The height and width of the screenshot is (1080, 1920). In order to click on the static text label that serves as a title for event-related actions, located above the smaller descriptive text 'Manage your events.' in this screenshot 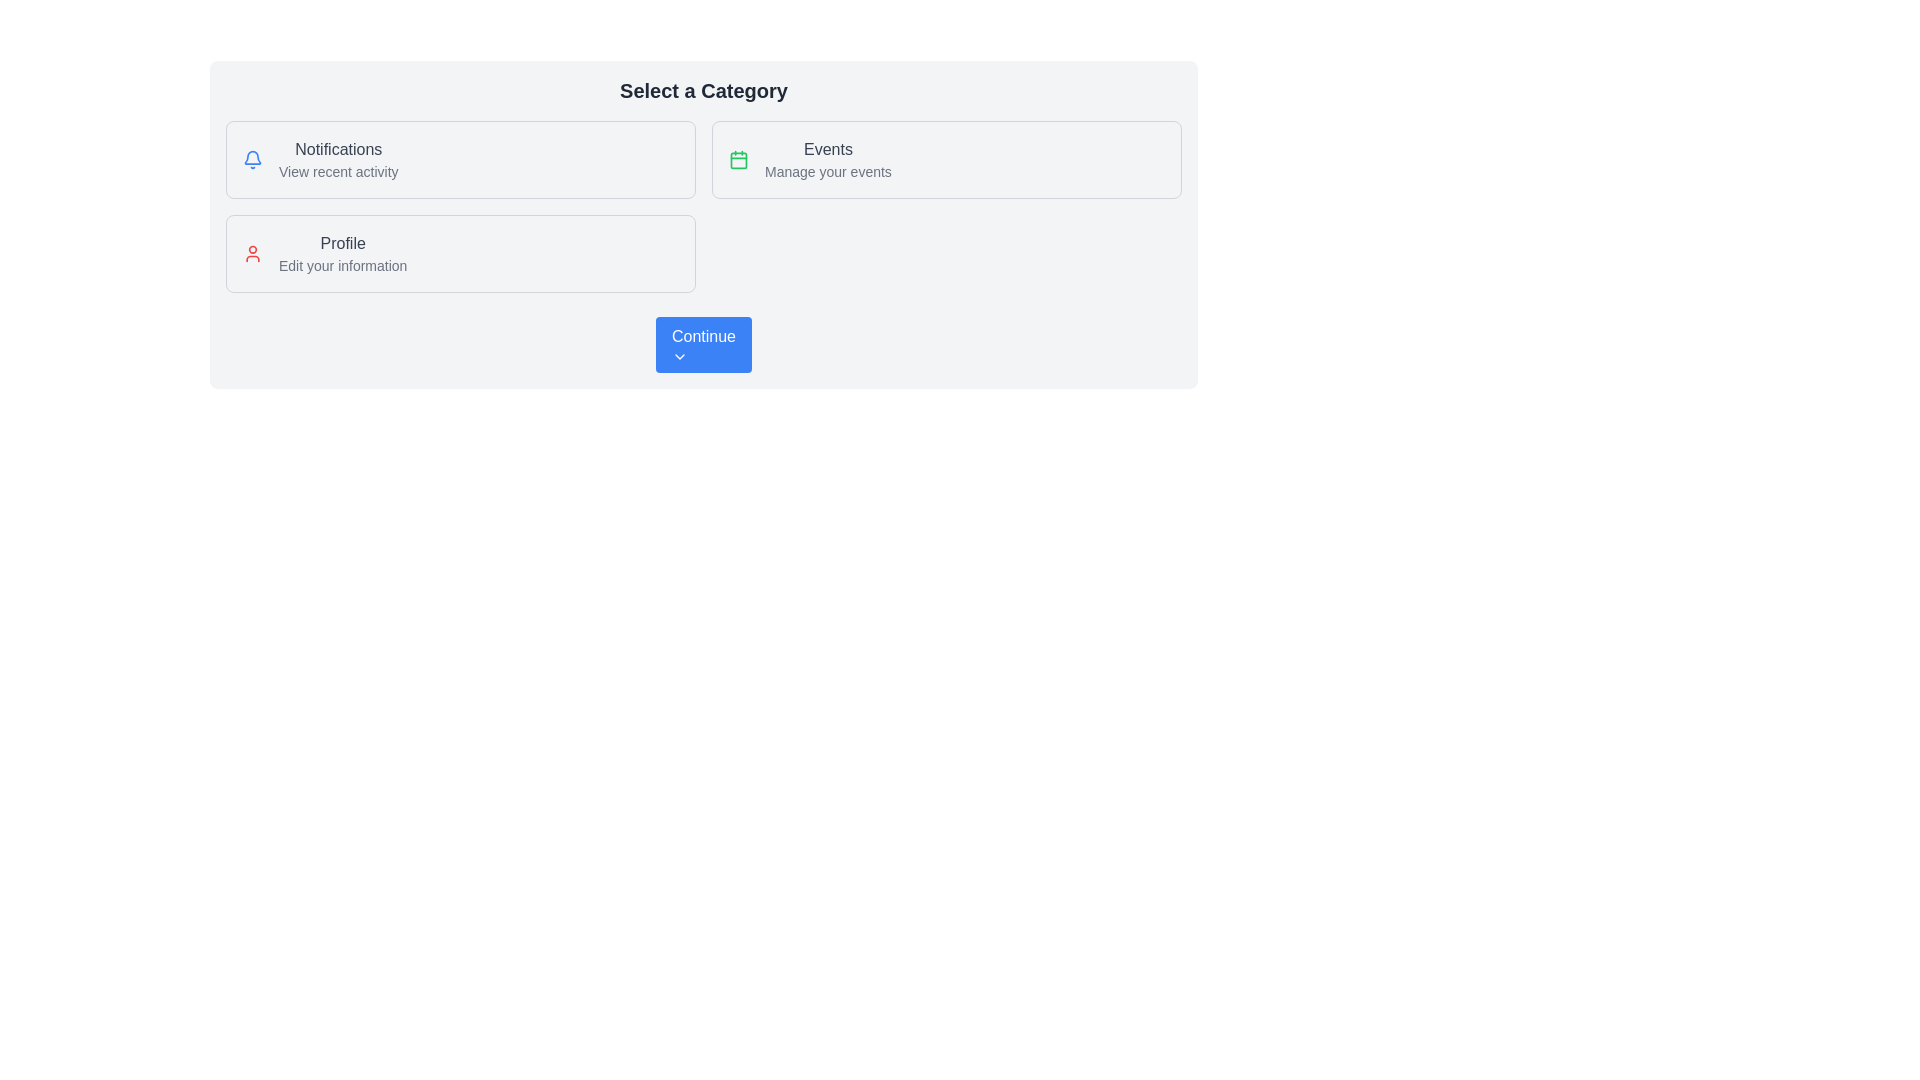, I will do `click(828, 149)`.